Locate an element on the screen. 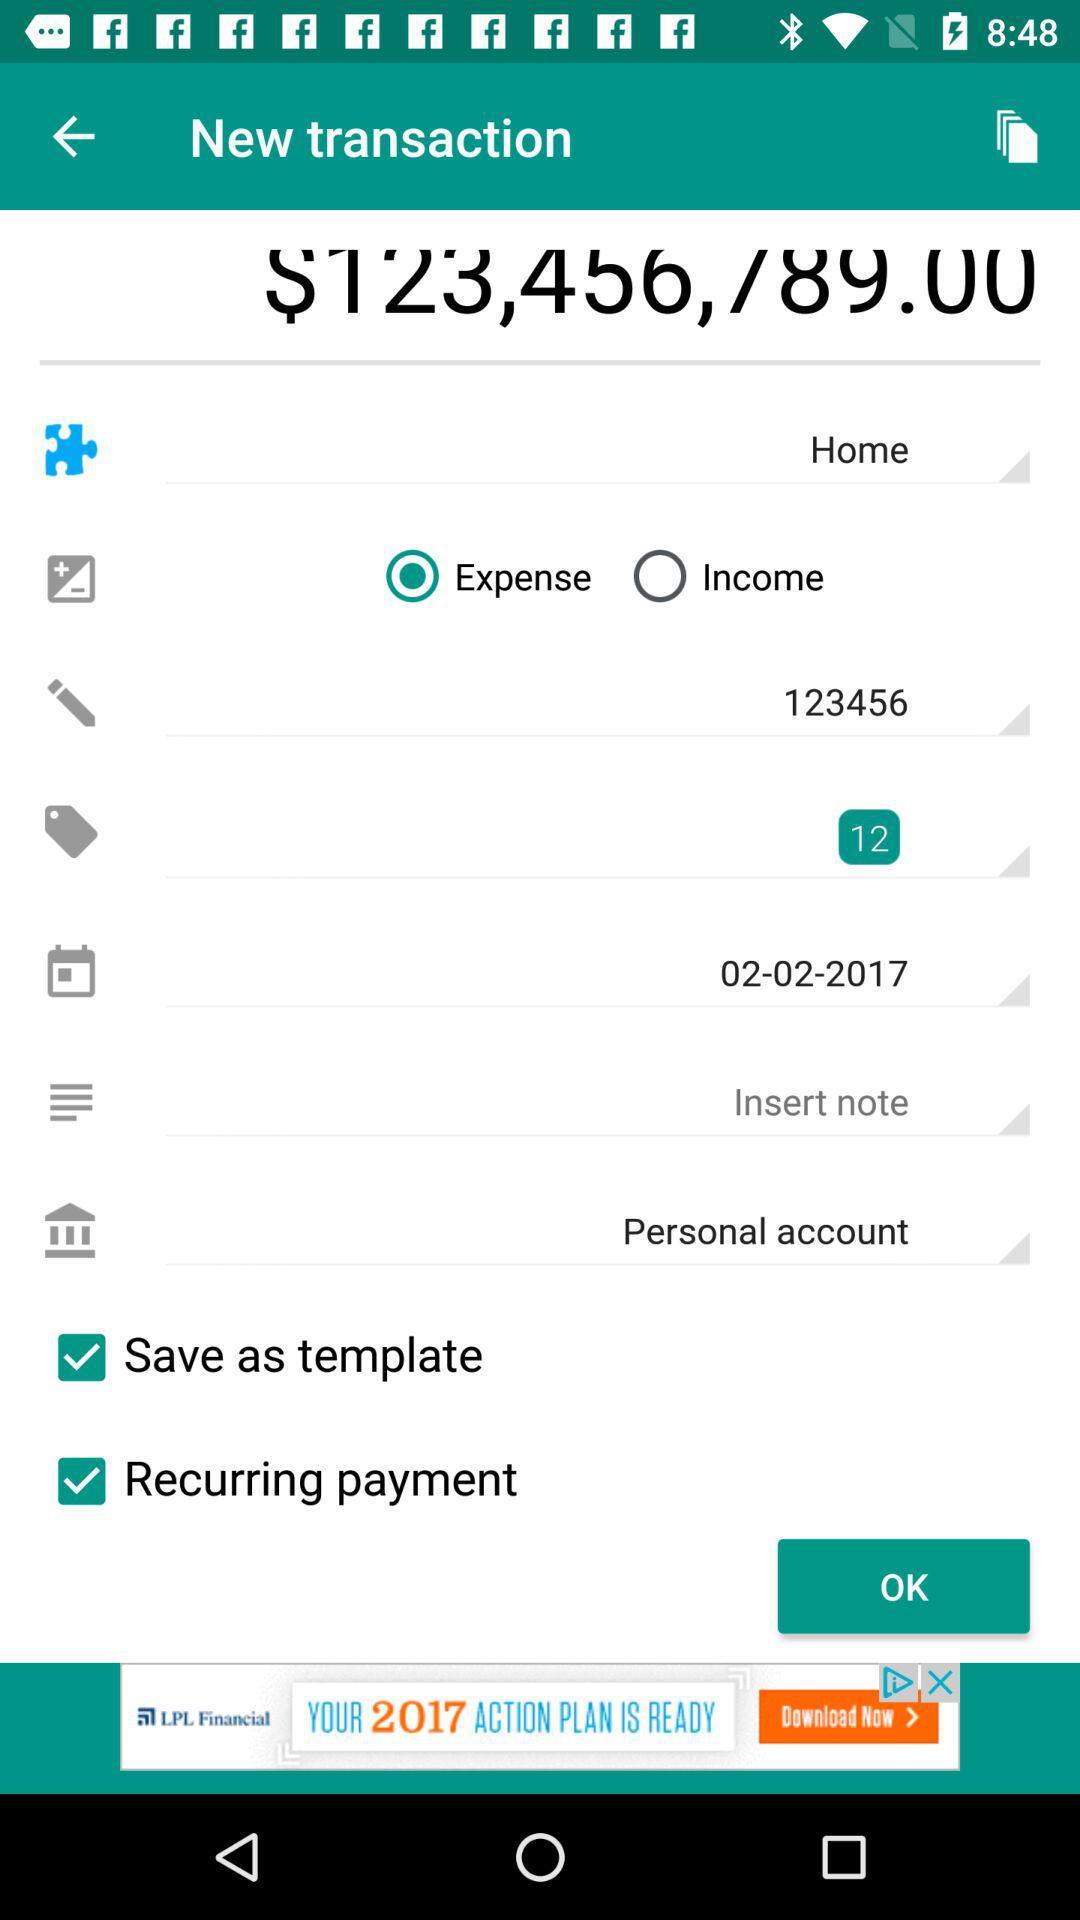 The height and width of the screenshot is (1920, 1080). recurring payment is located at coordinates (80, 1481).